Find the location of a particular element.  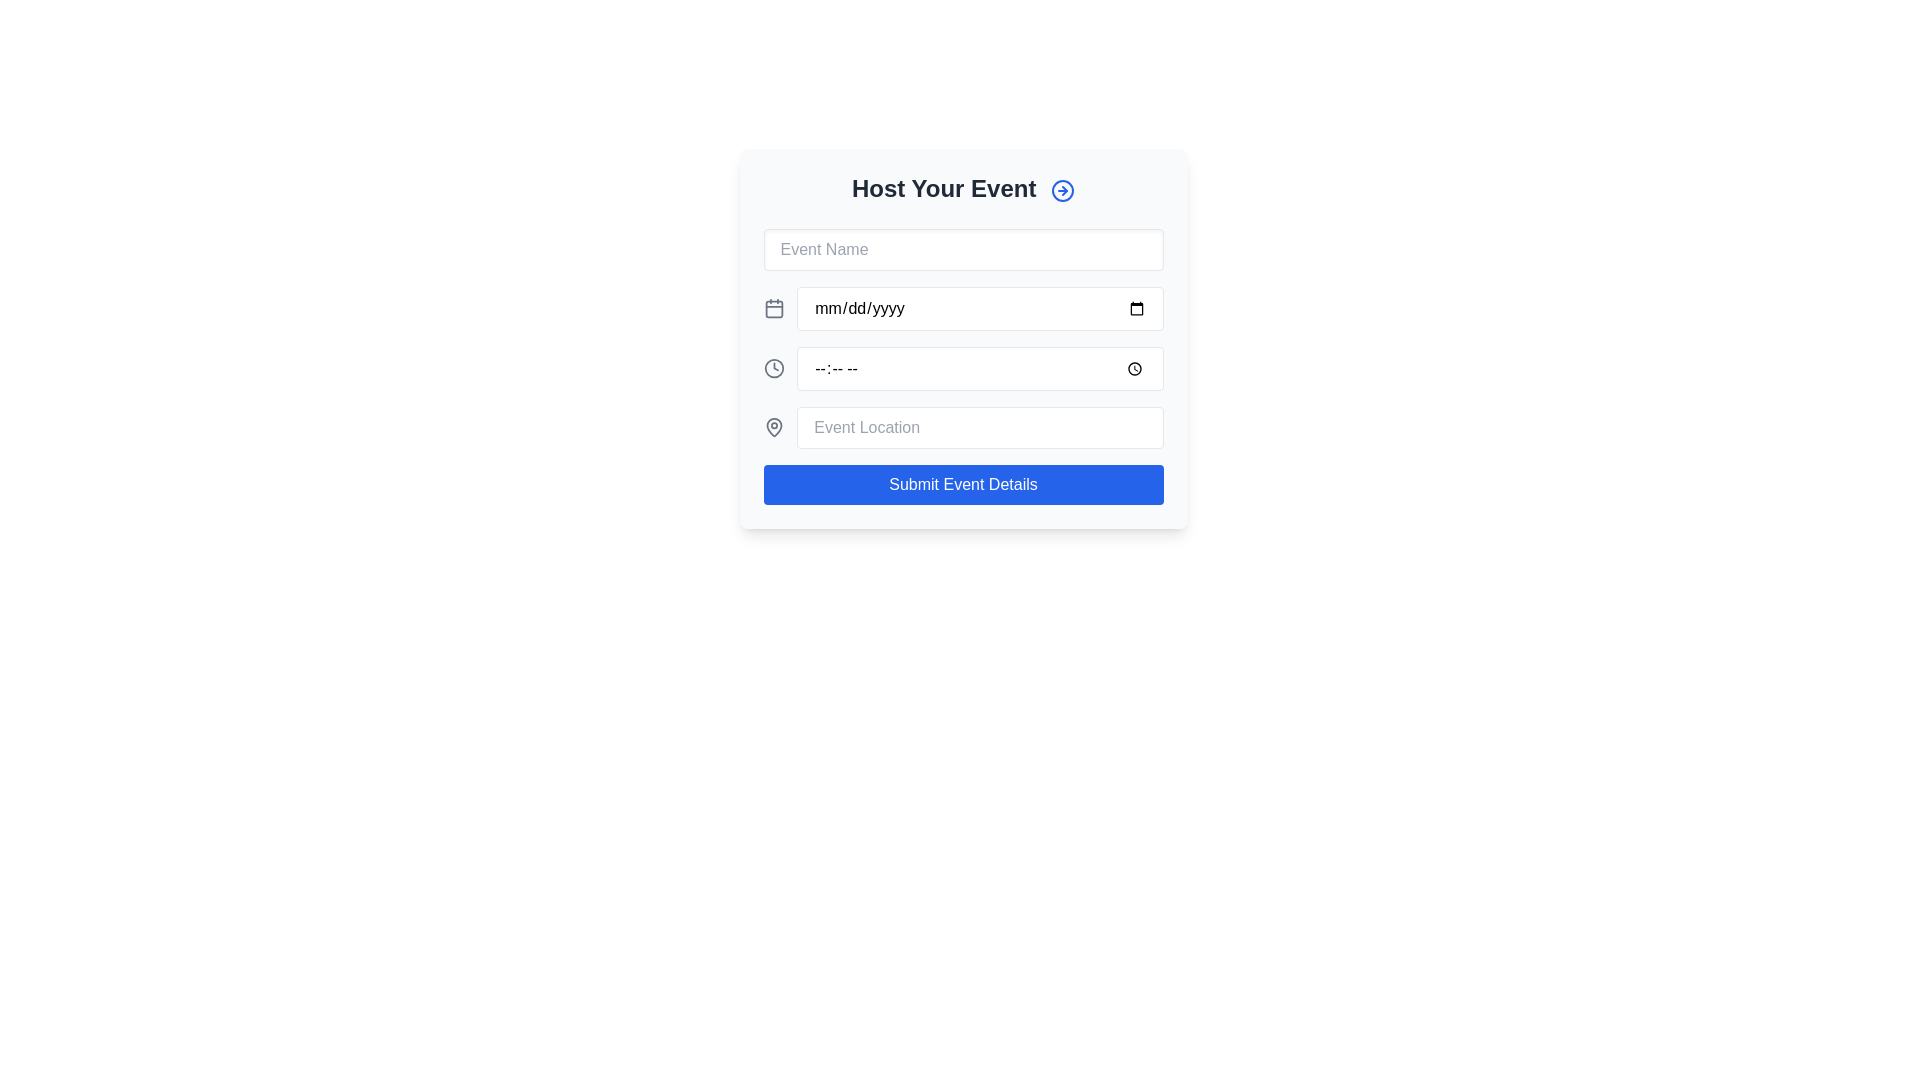

the clock icon, which is a gray circular icon with clock hands, located to the left of the time input field in the third row of the form is located at coordinates (773, 369).